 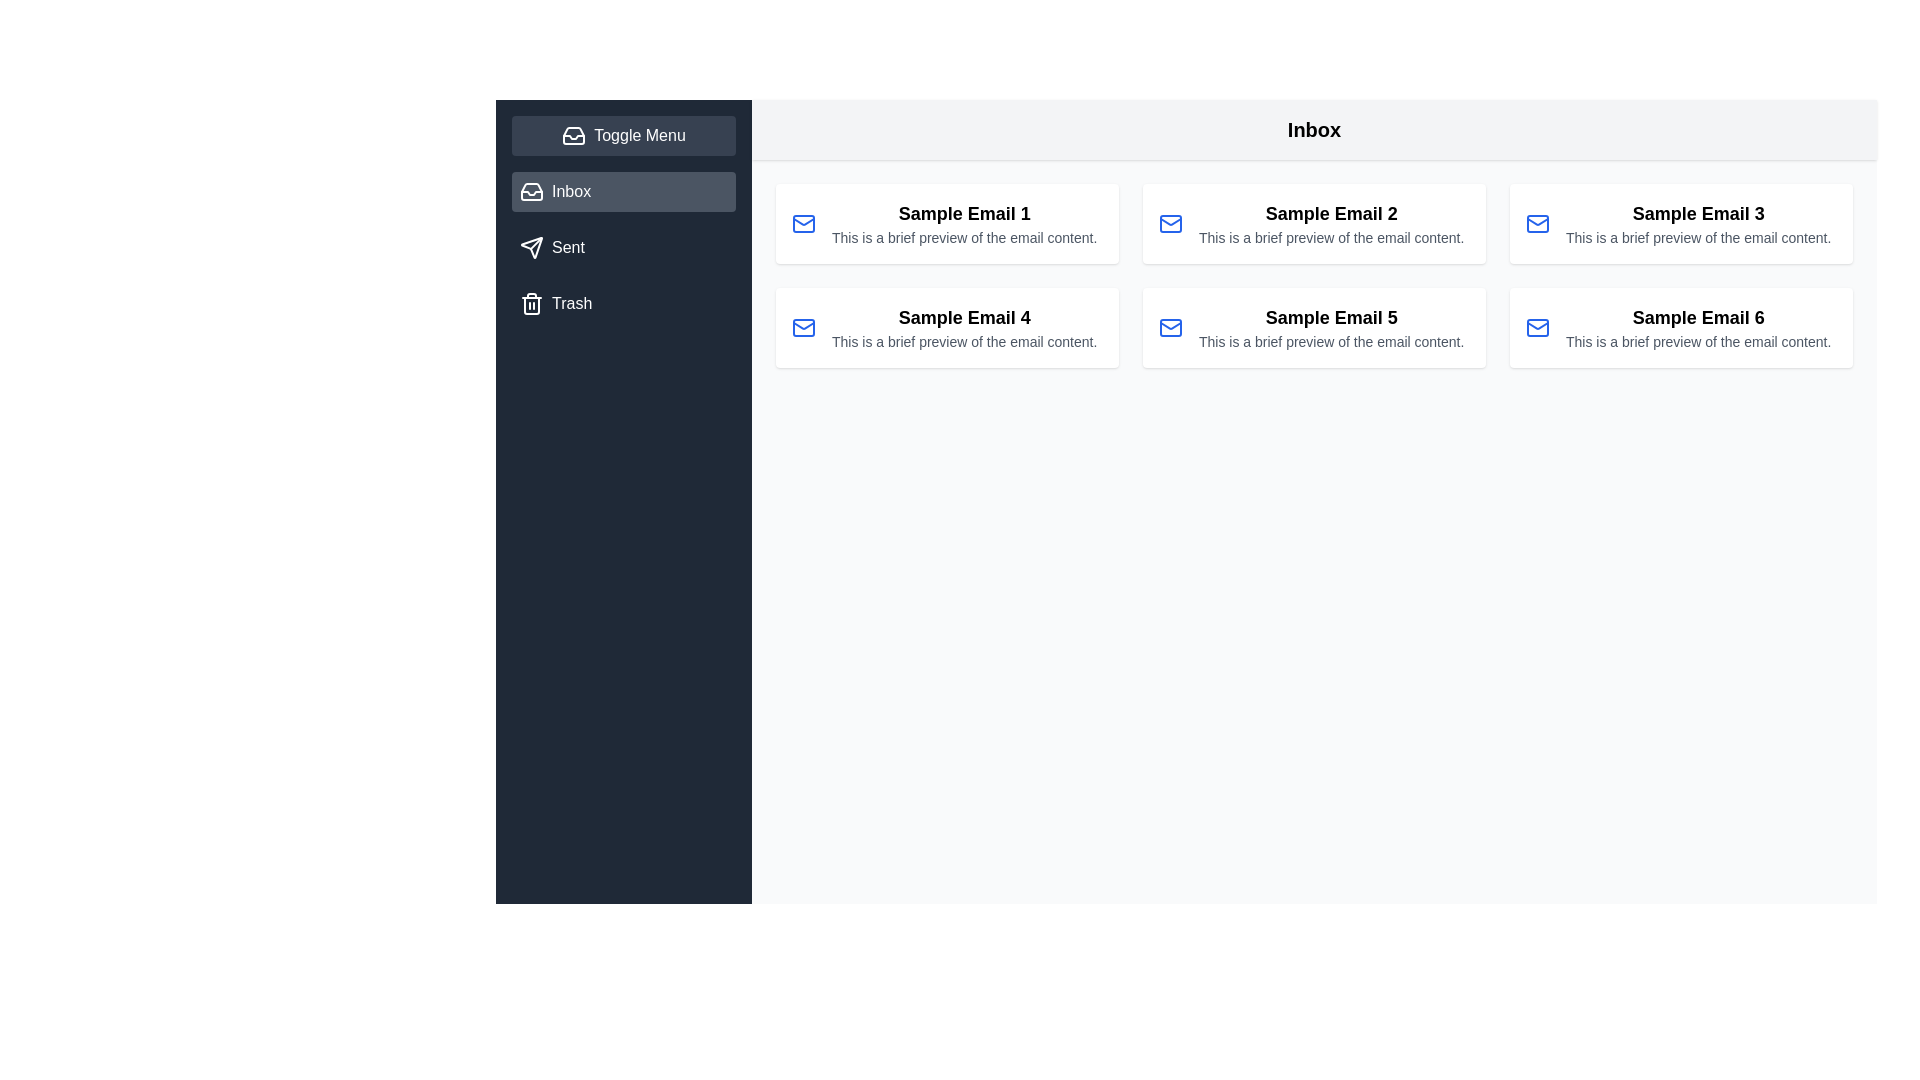 What do you see at coordinates (532, 304) in the screenshot?
I see `the trash can icon located in the left-side navigation menu next to the 'Trash' text` at bounding box center [532, 304].